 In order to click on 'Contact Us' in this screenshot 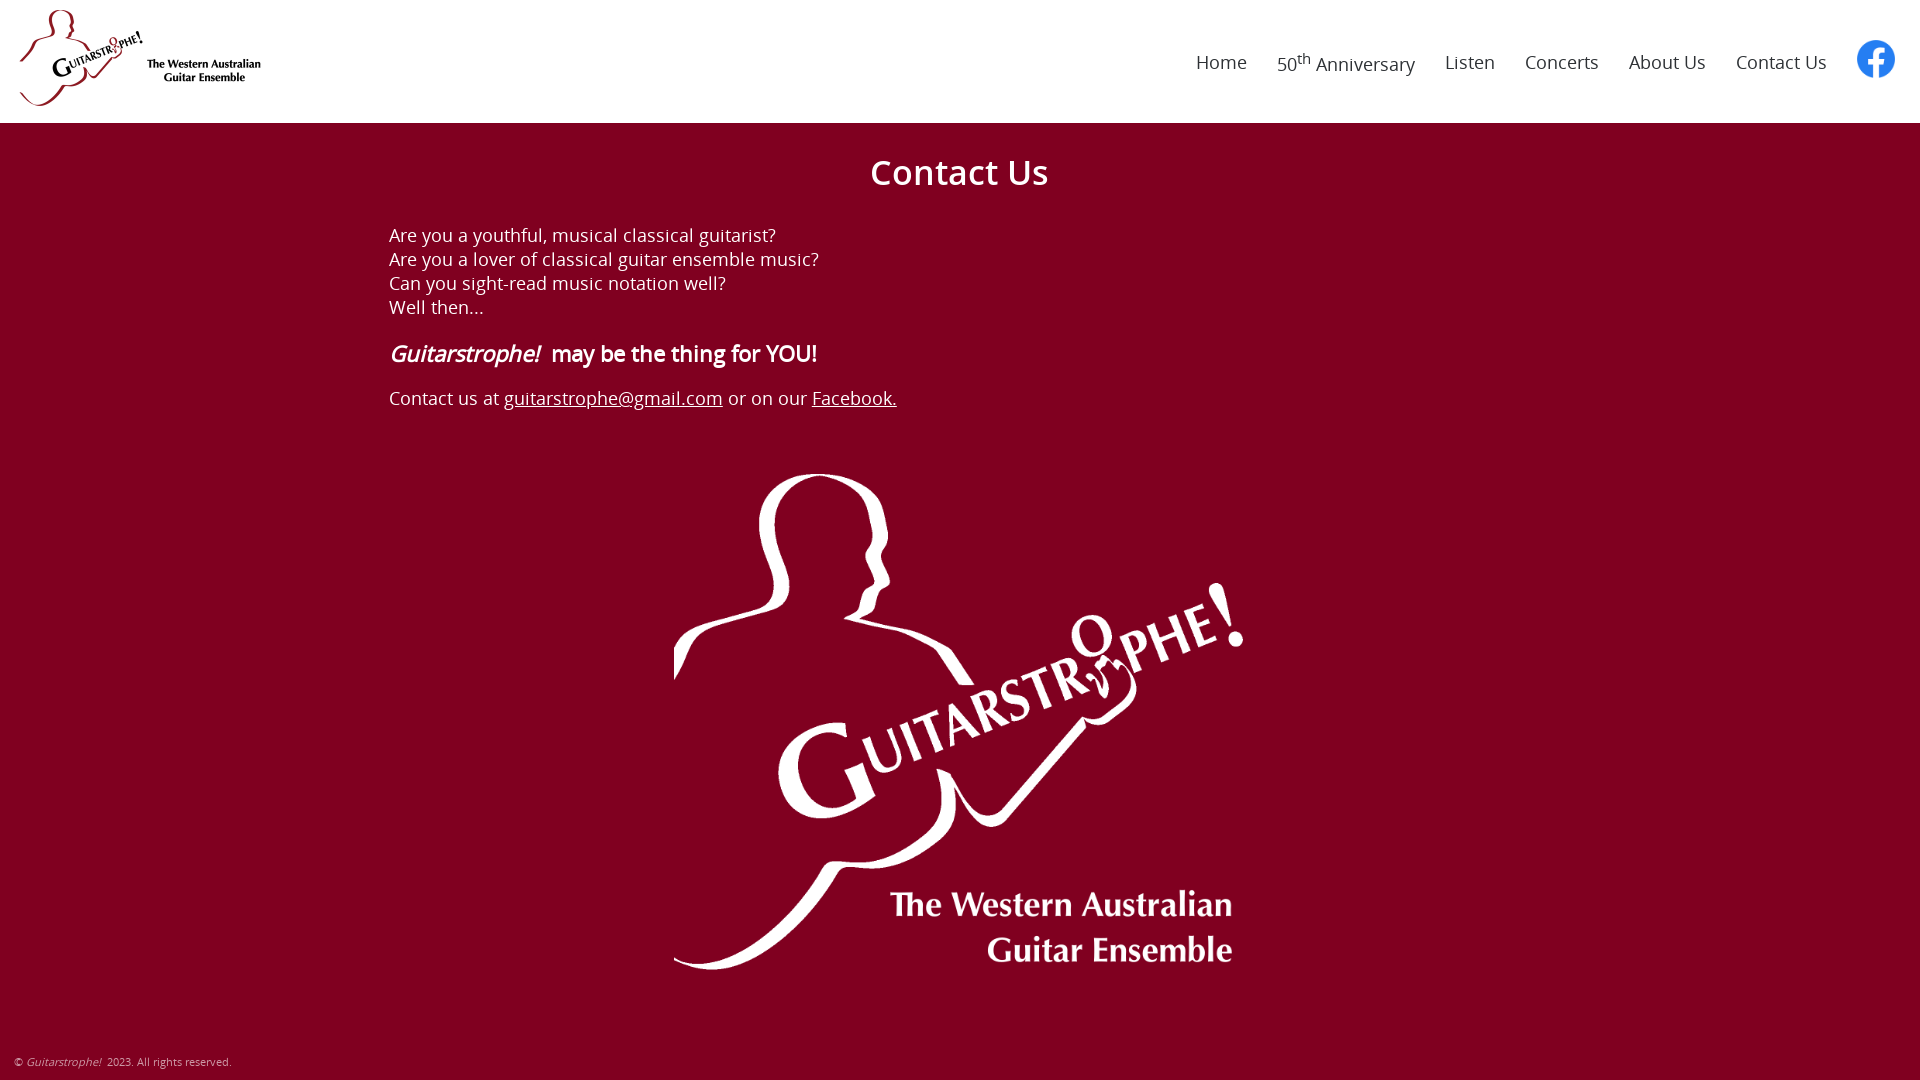, I will do `click(1720, 60)`.